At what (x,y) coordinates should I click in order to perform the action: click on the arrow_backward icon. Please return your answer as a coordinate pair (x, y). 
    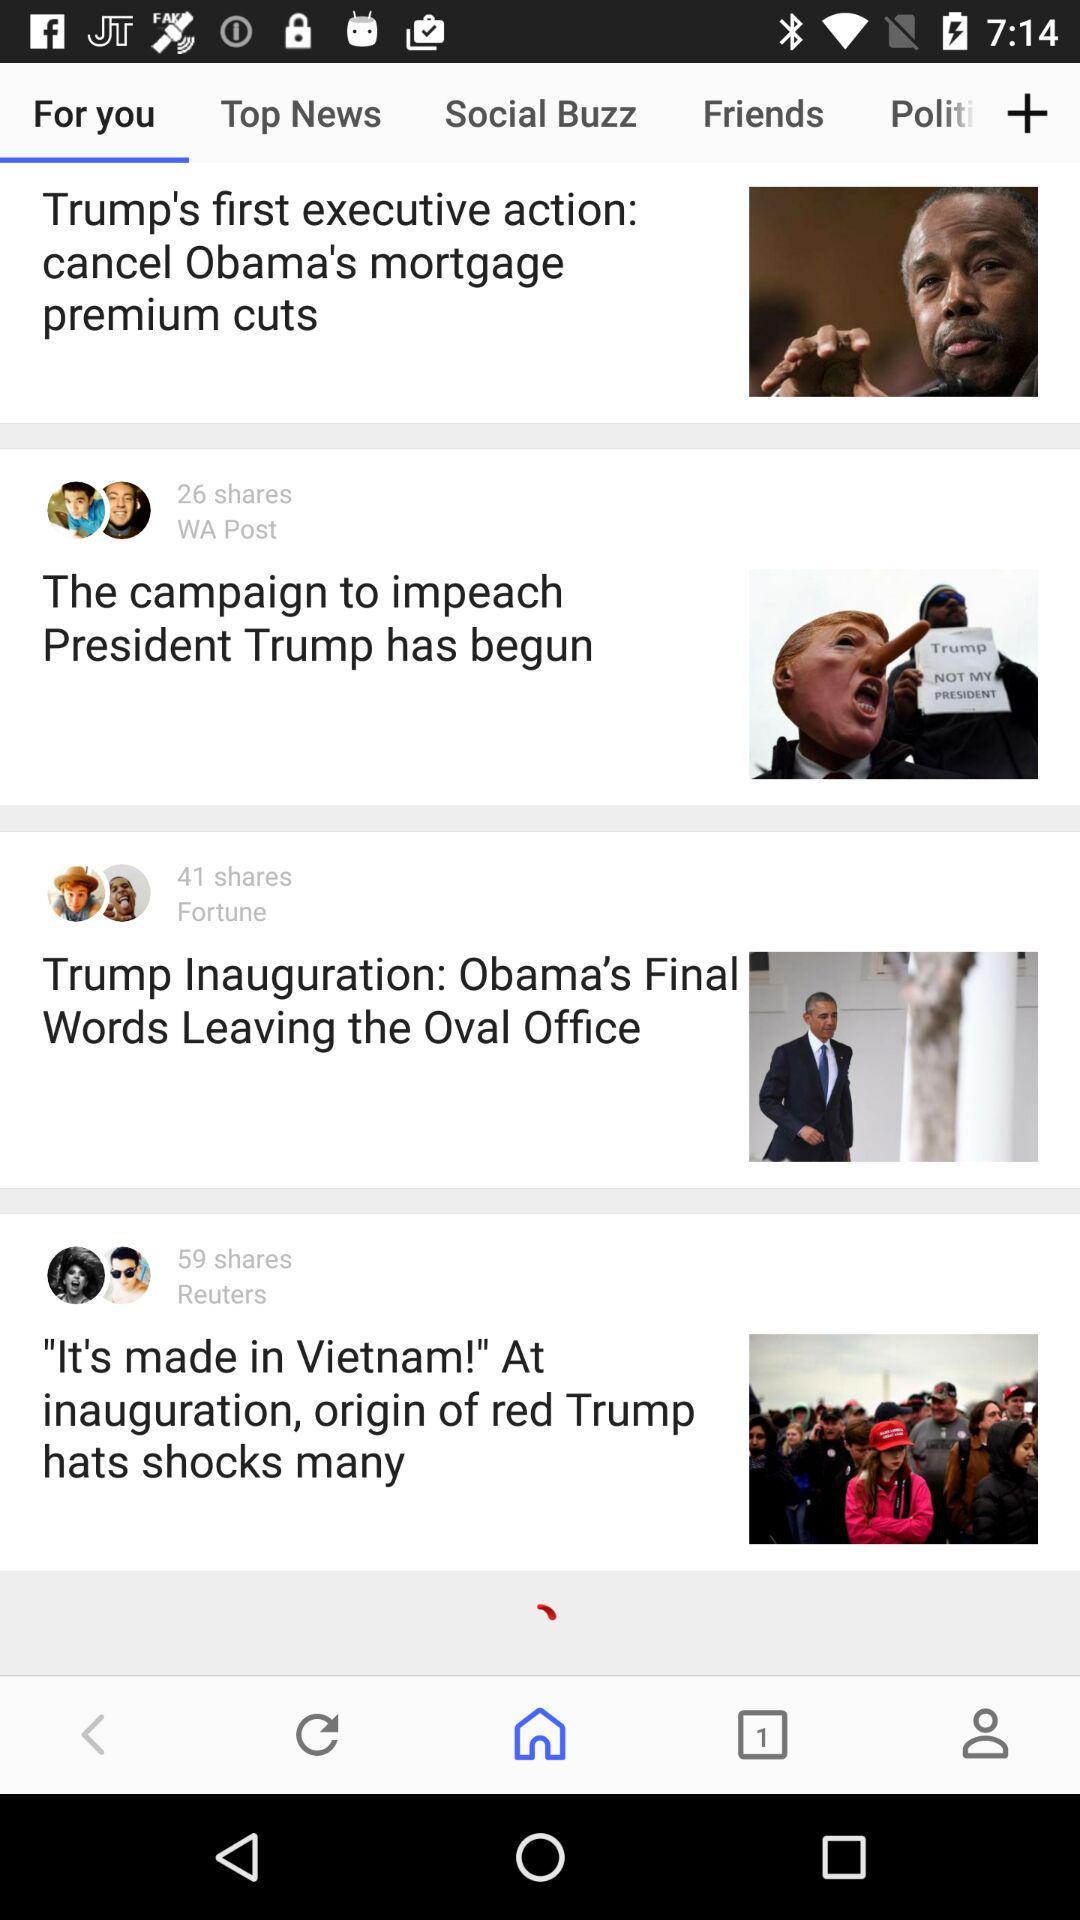
    Looking at the image, I should click on (94, 1733).